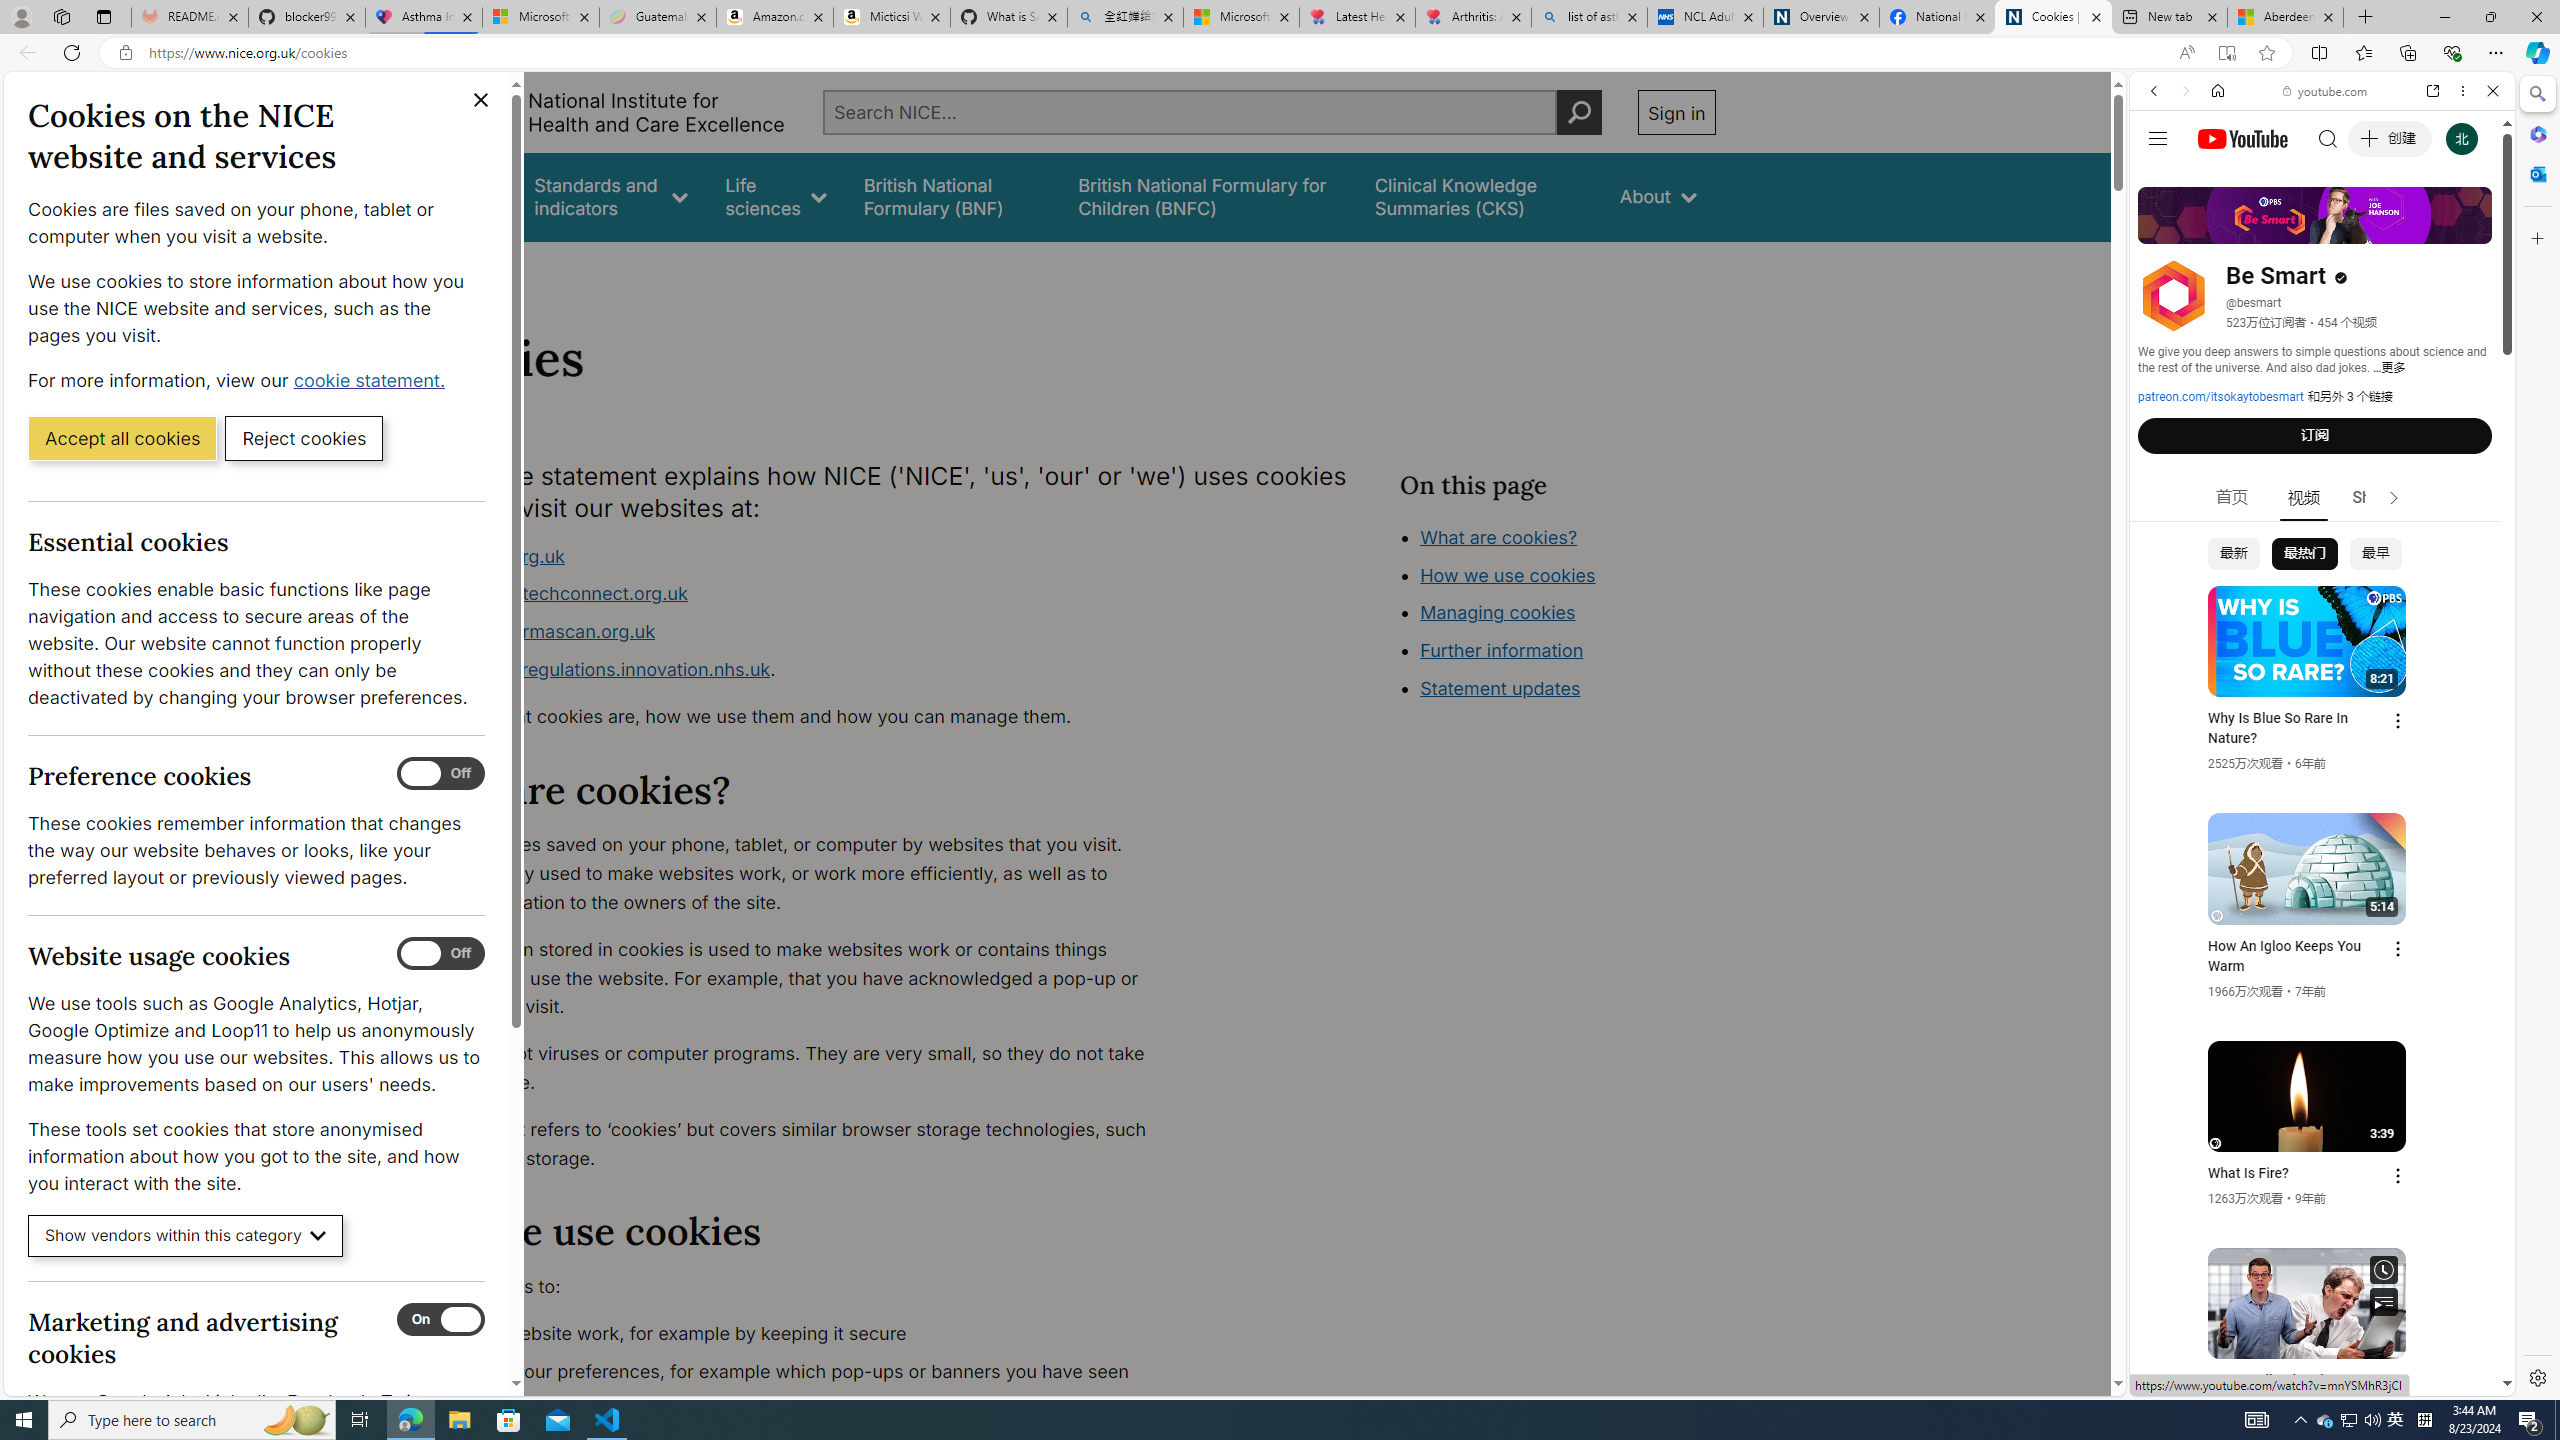  I want to click on 'Accept all cookies', so click(122, 436).